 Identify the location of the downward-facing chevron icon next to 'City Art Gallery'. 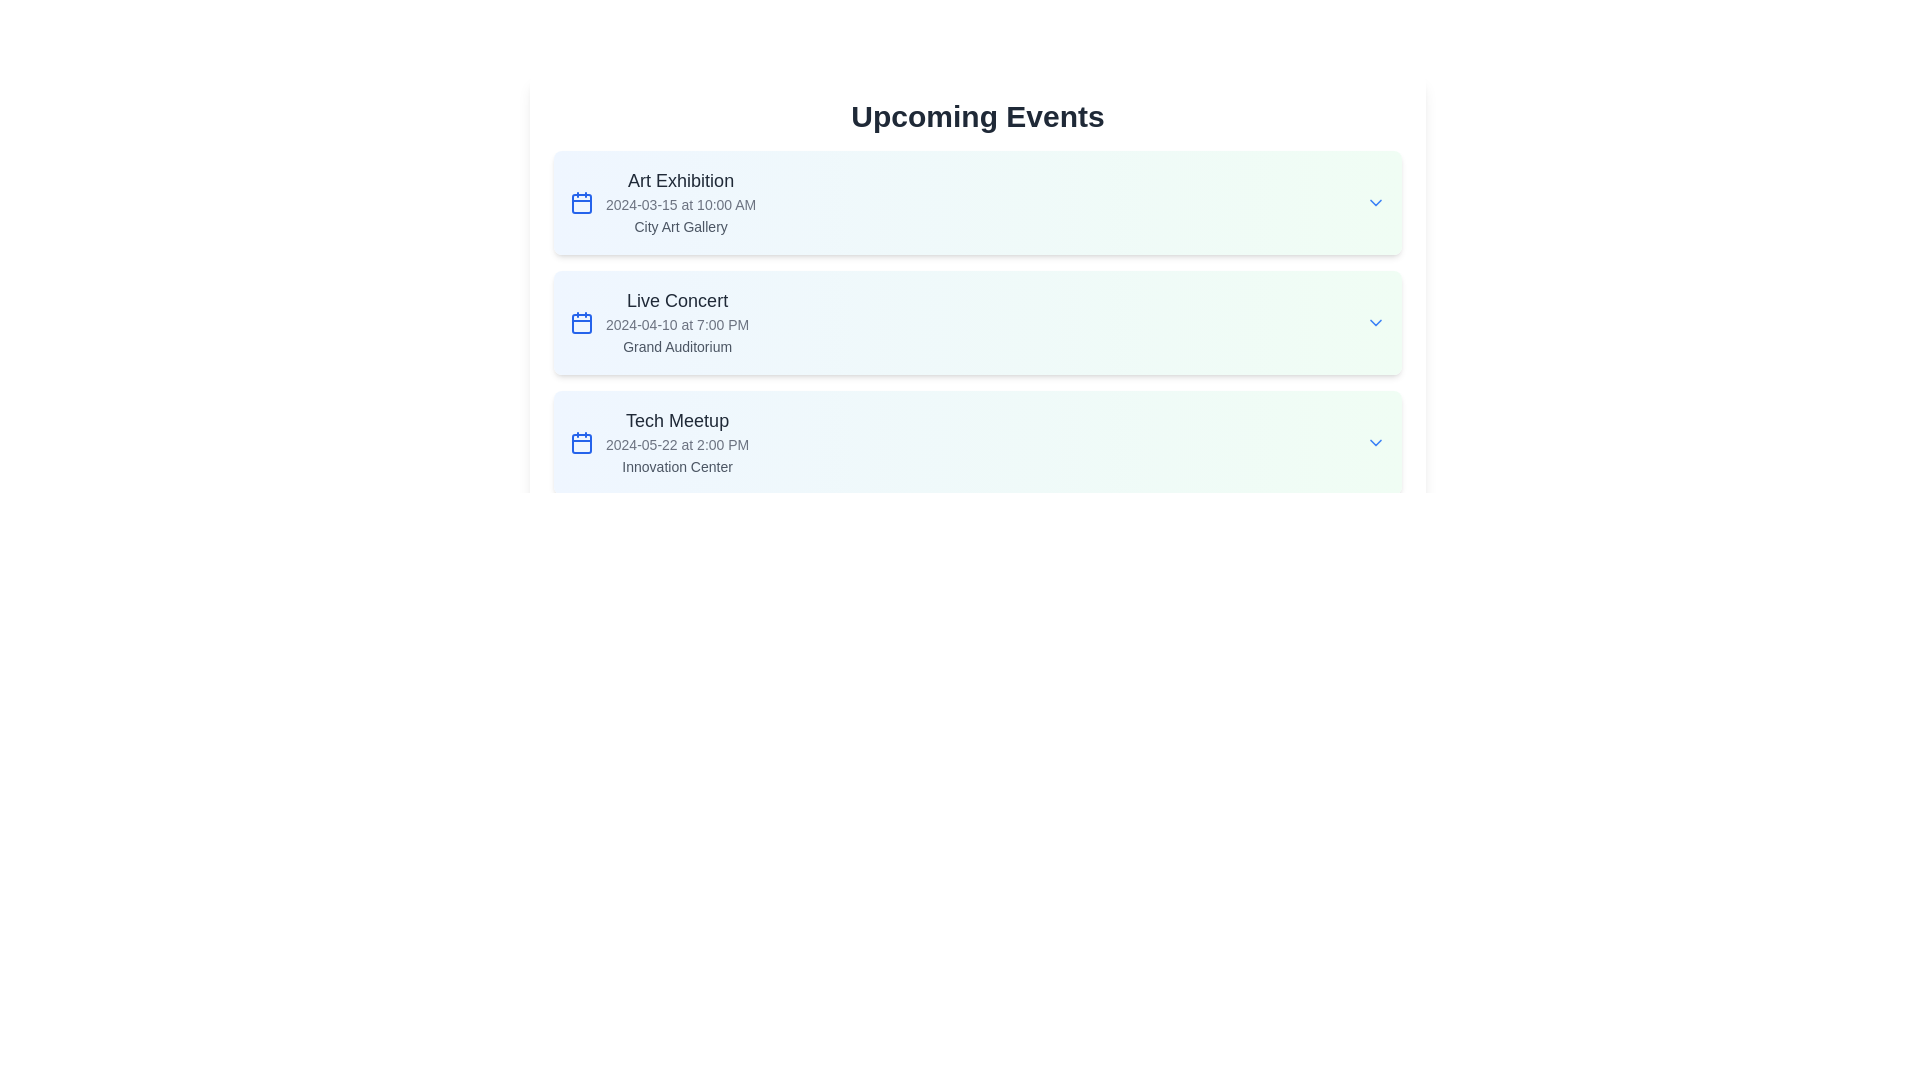
(1375, 203).